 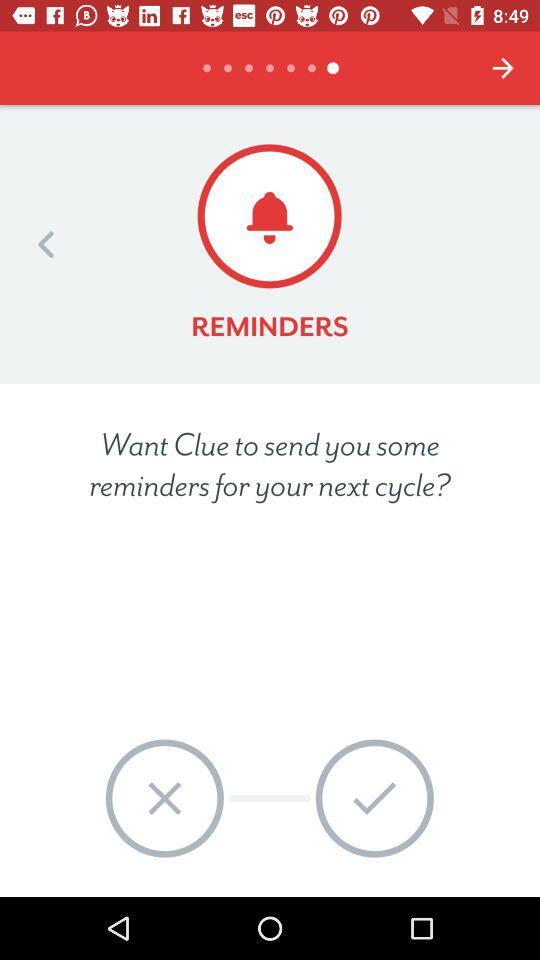 I want to click on the icon above the want clue to, so click(x=46, y=243).